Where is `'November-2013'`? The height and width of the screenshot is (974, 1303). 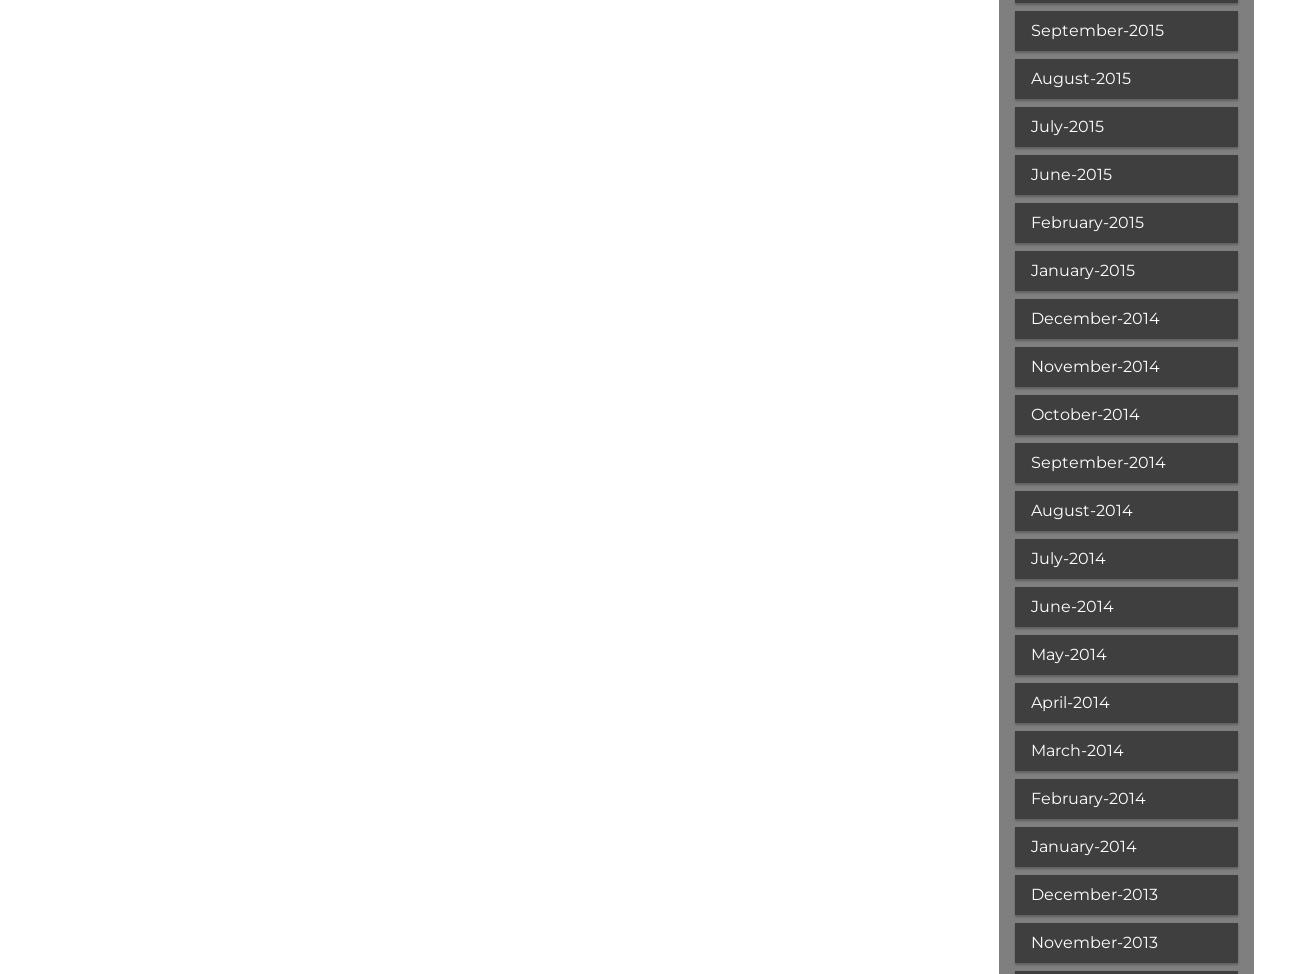 'November-2013' is located at coordinates (1092, 941).